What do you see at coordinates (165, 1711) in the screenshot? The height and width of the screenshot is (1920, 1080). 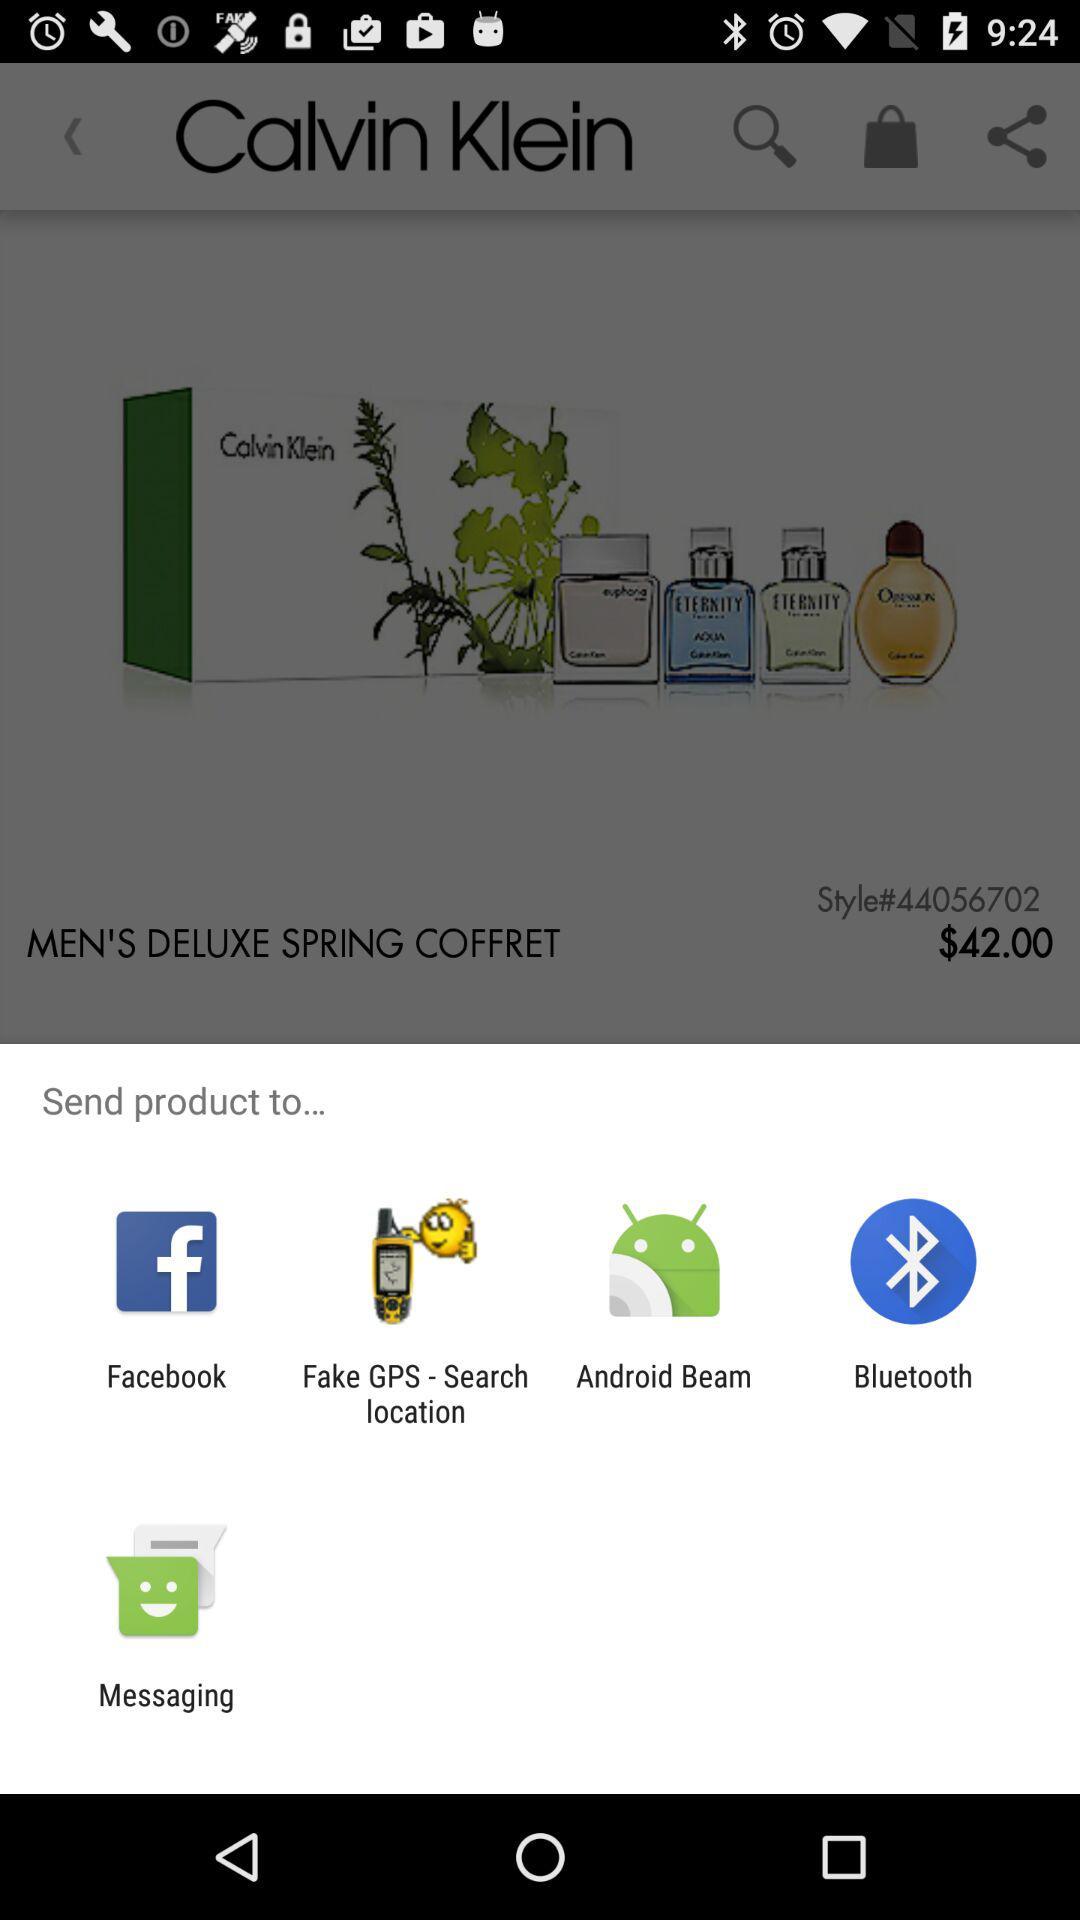 I see `messaging` at bounding box center [165, 1711].